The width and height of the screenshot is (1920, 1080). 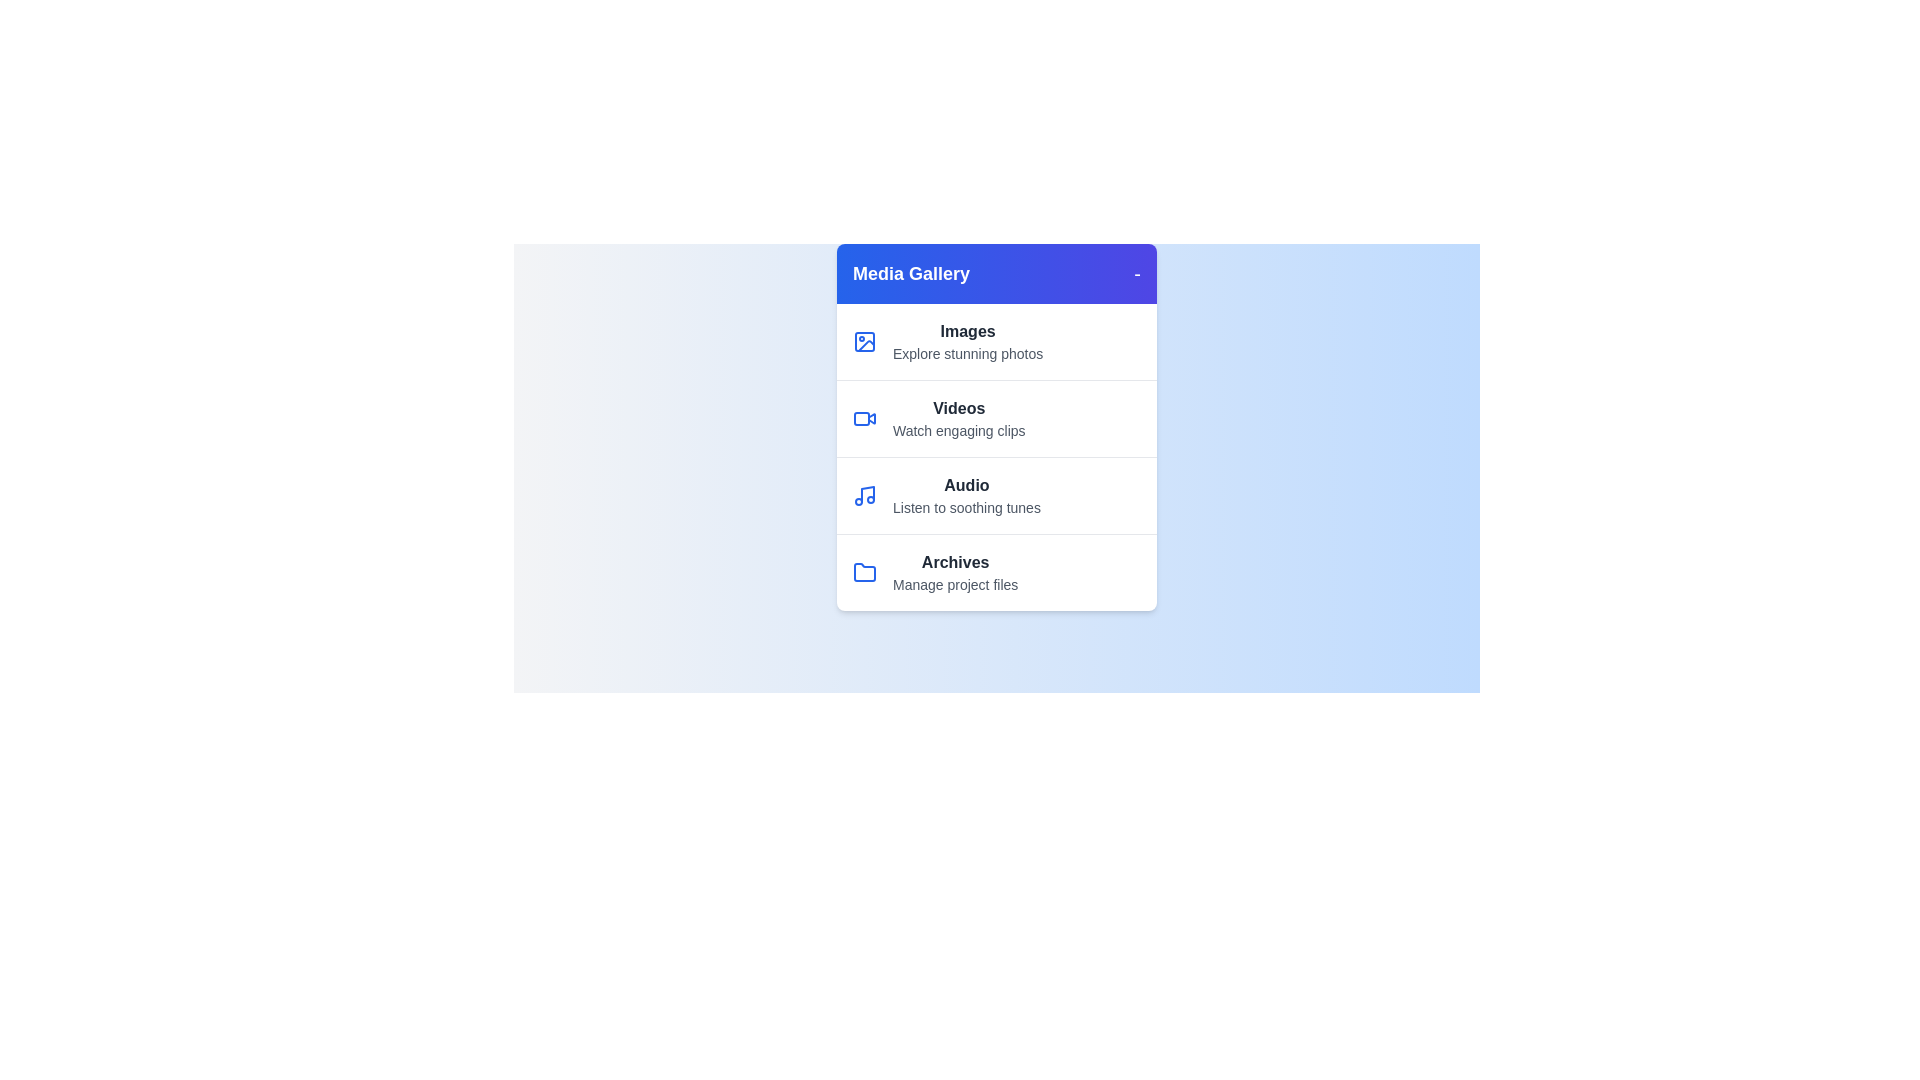 What do you see at coordinates (997, 341) in the screenshot?
I see `the media category Images from the menu` at bounding box center [997, 341].